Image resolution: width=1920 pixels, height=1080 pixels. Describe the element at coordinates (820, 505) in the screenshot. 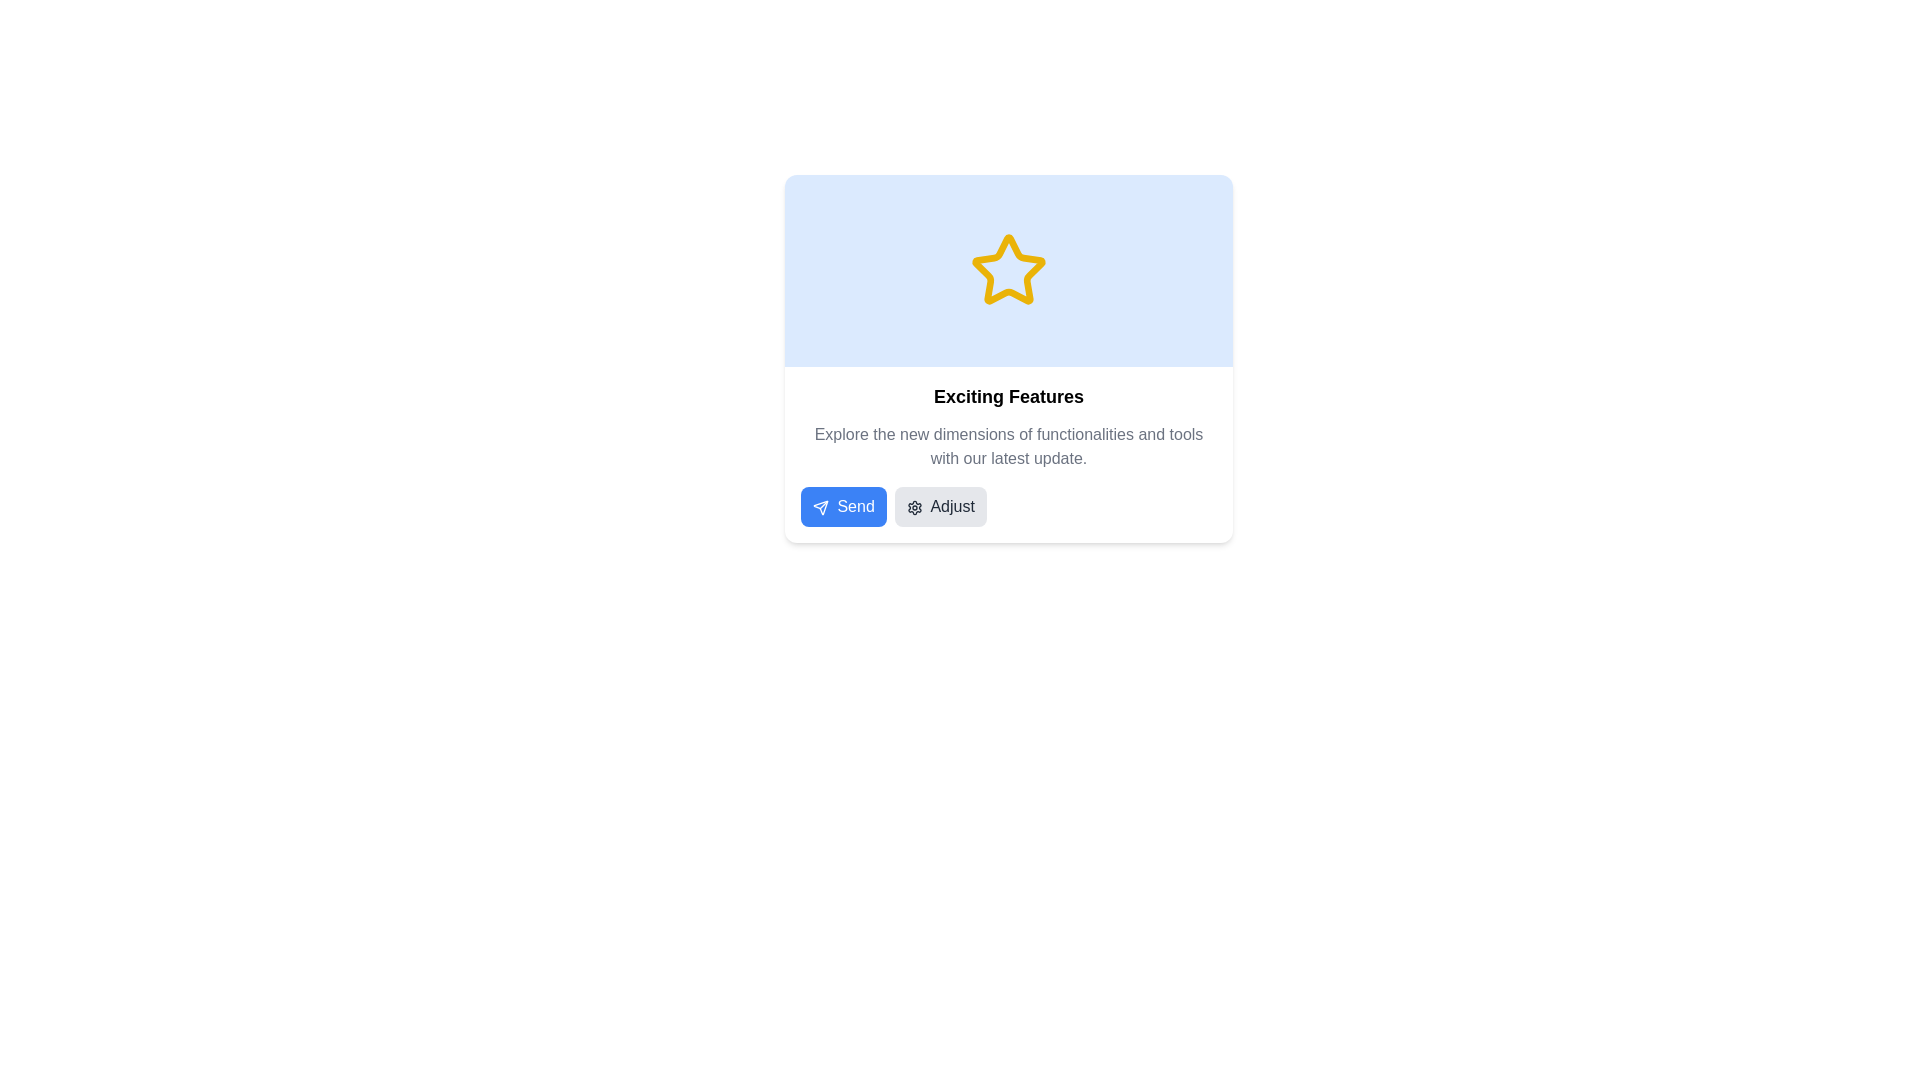

I see `the triangular-shaped paper airplane icon located within the blue 'Send' button on the card titled 'Exciting Features'` at that location.